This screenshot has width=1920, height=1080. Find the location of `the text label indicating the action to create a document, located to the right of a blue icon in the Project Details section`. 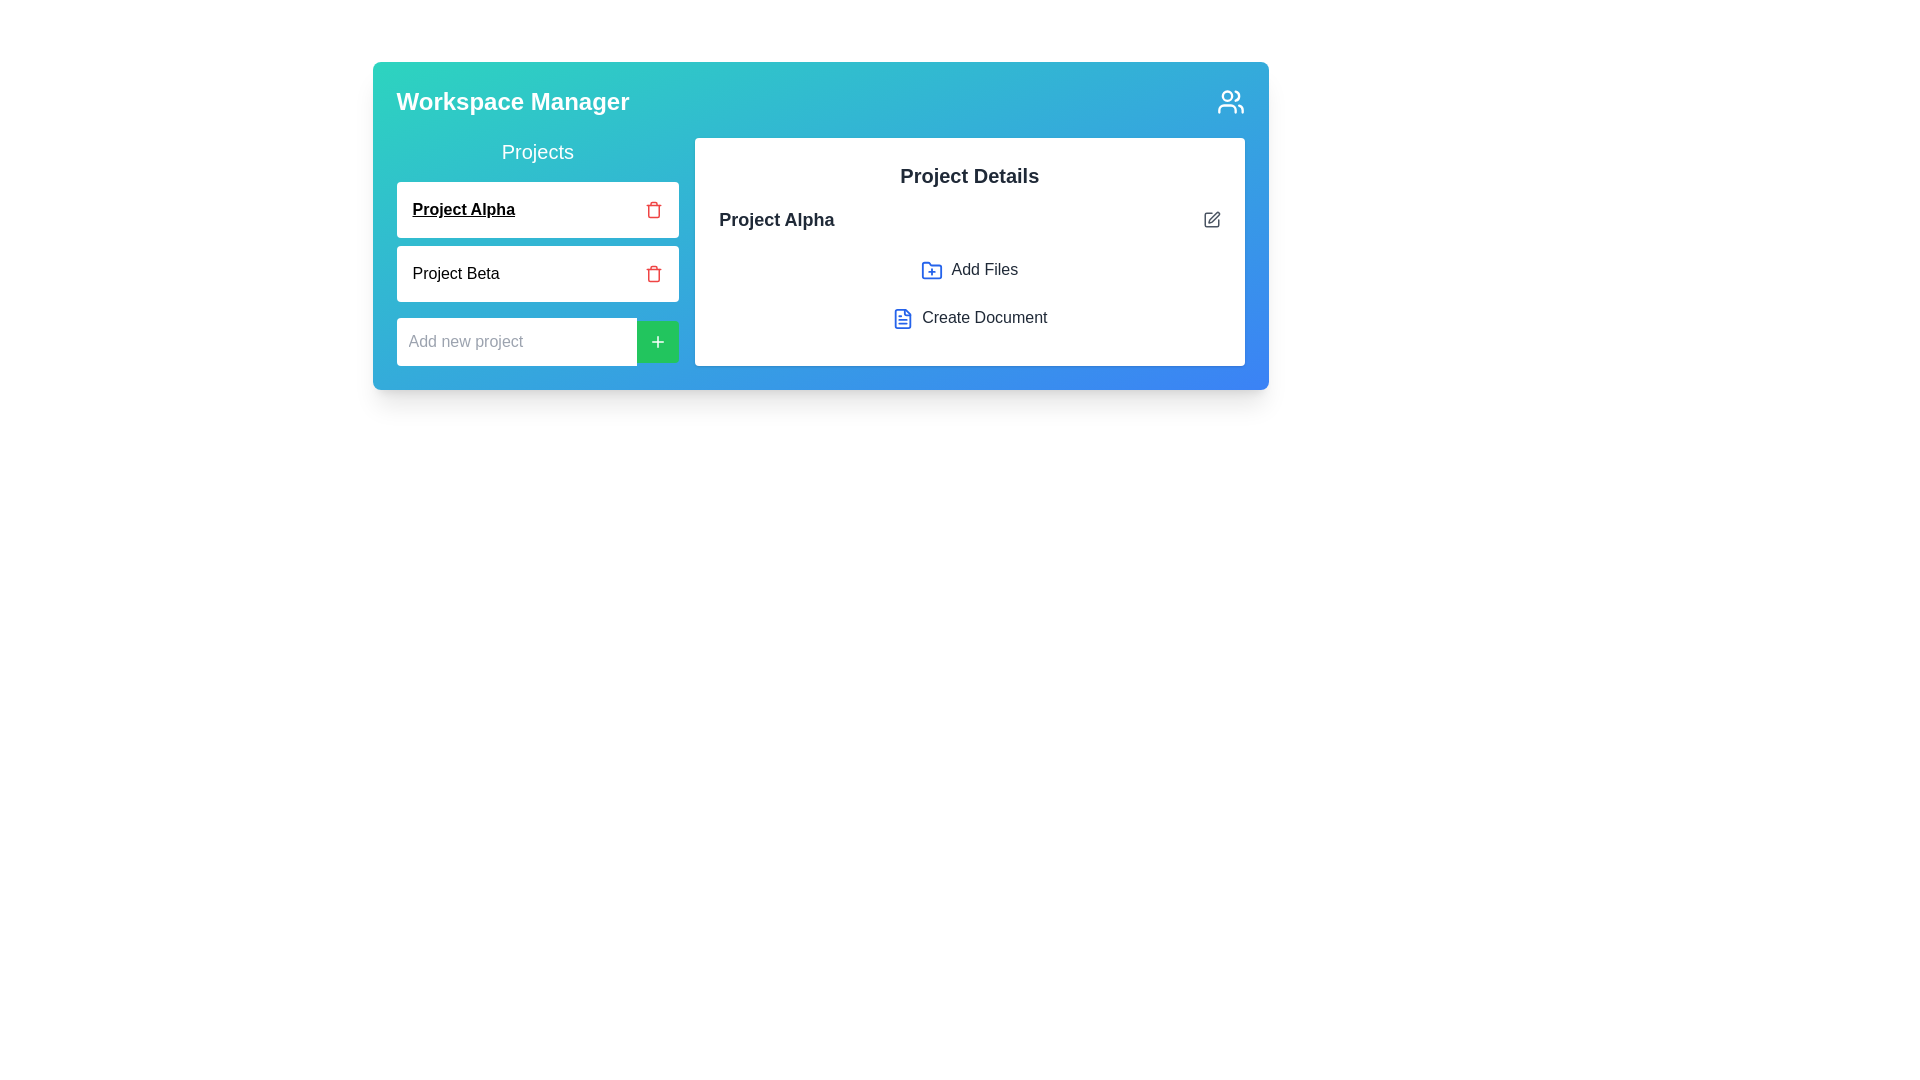

the text label indicating the action to create a document, located to the right of a blue icon in the Project Details section is located at coordinates (984, 316).